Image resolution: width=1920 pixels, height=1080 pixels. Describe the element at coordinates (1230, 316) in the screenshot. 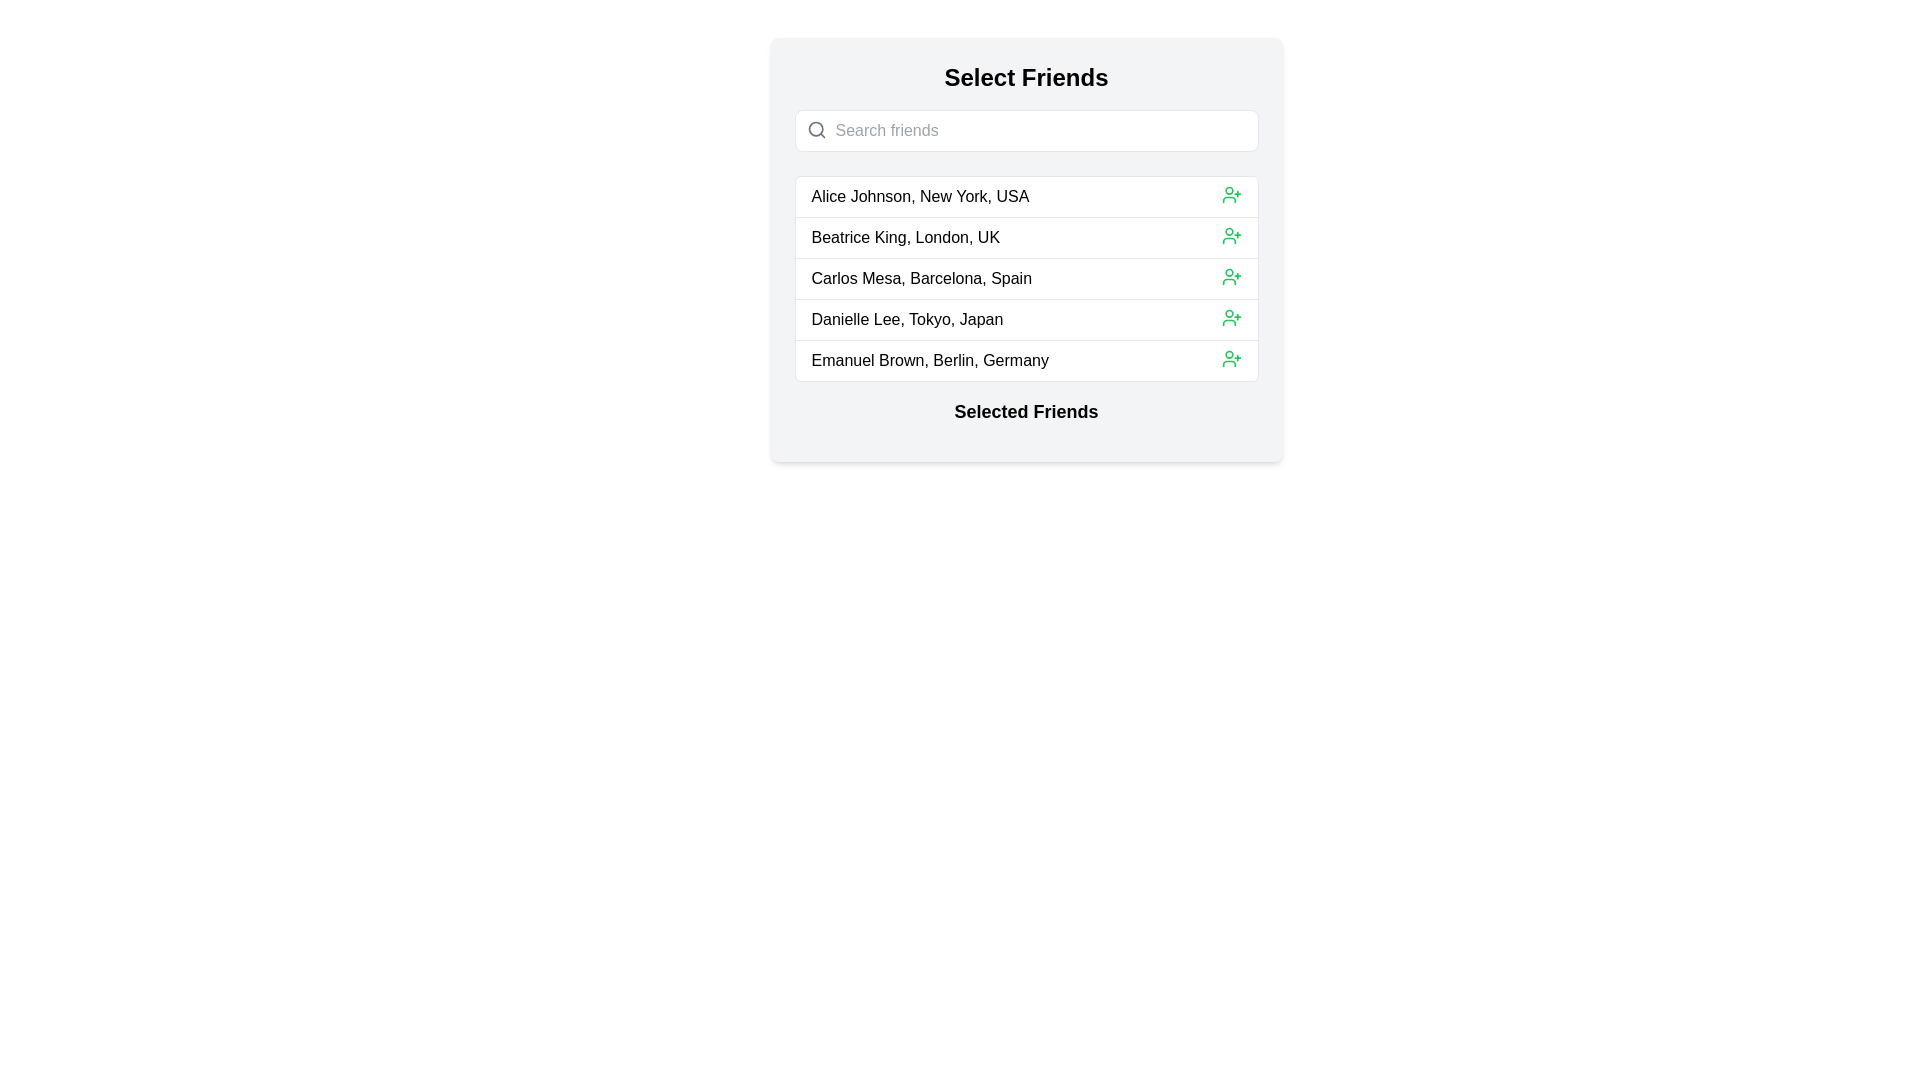

I see `the green user profile icon button with a plus sign, located to the right of the list item labeled 'Danielle Lee, Tokyo, Japan'` at that location.